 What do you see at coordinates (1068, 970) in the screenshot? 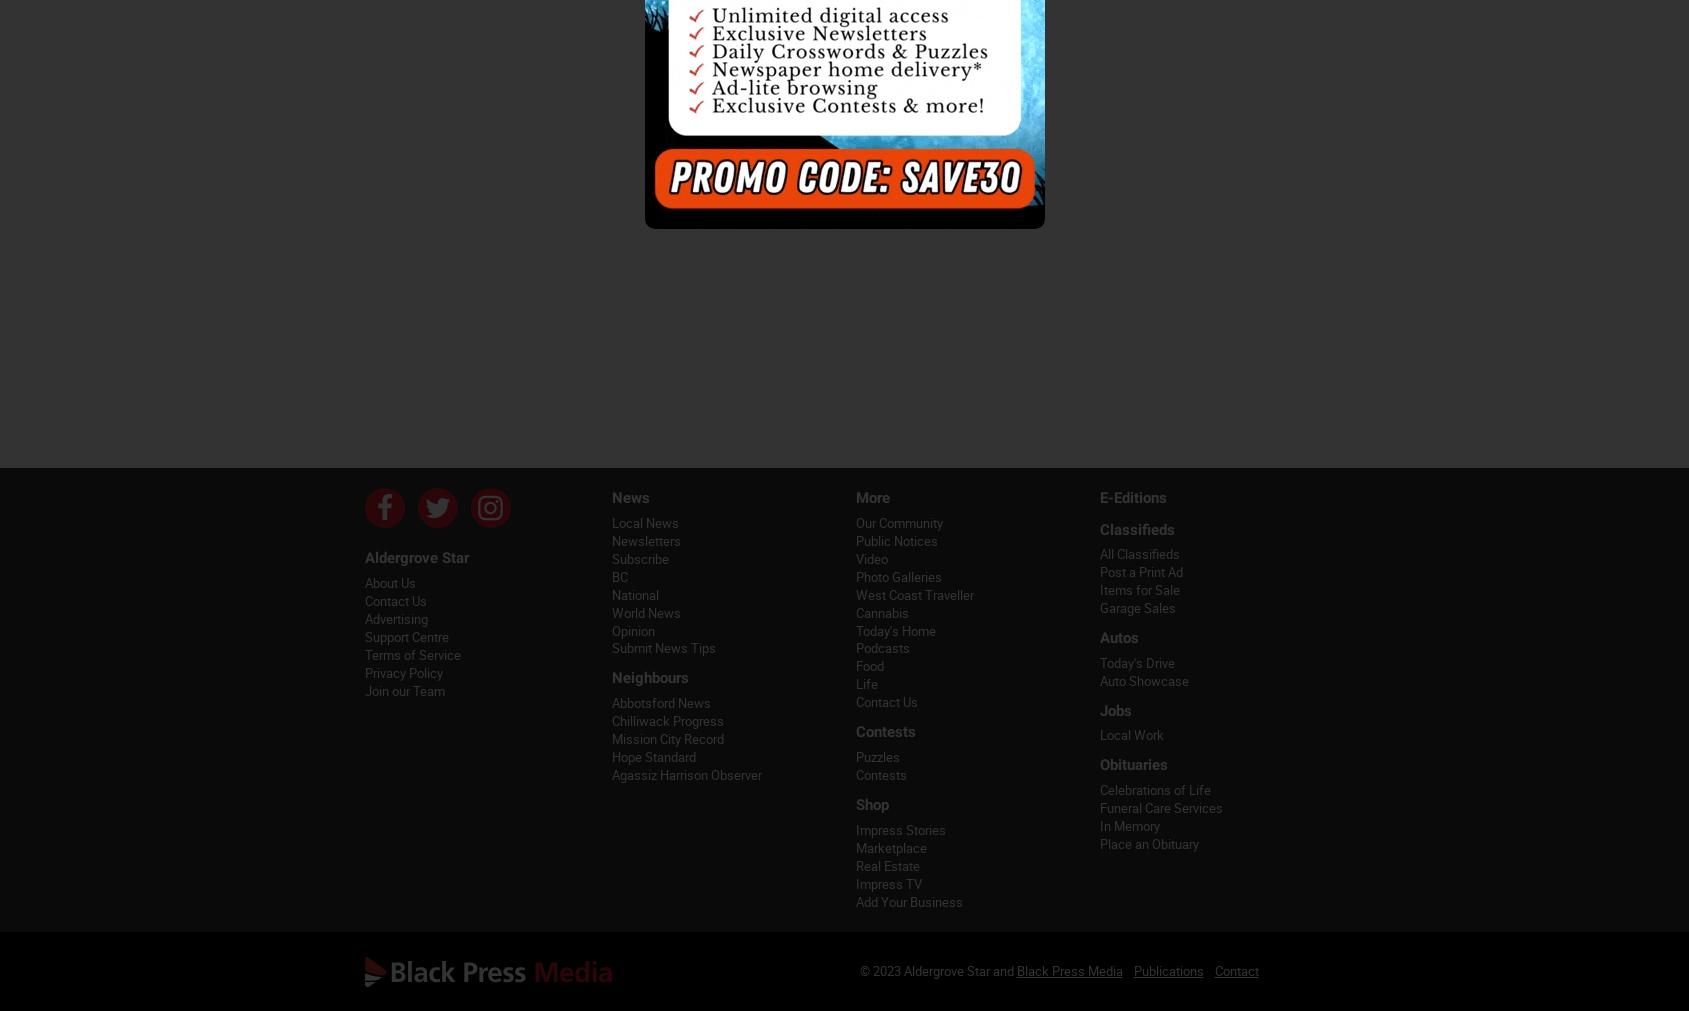
I see `'Black Press Media'` at bounding box center [1068, 970].